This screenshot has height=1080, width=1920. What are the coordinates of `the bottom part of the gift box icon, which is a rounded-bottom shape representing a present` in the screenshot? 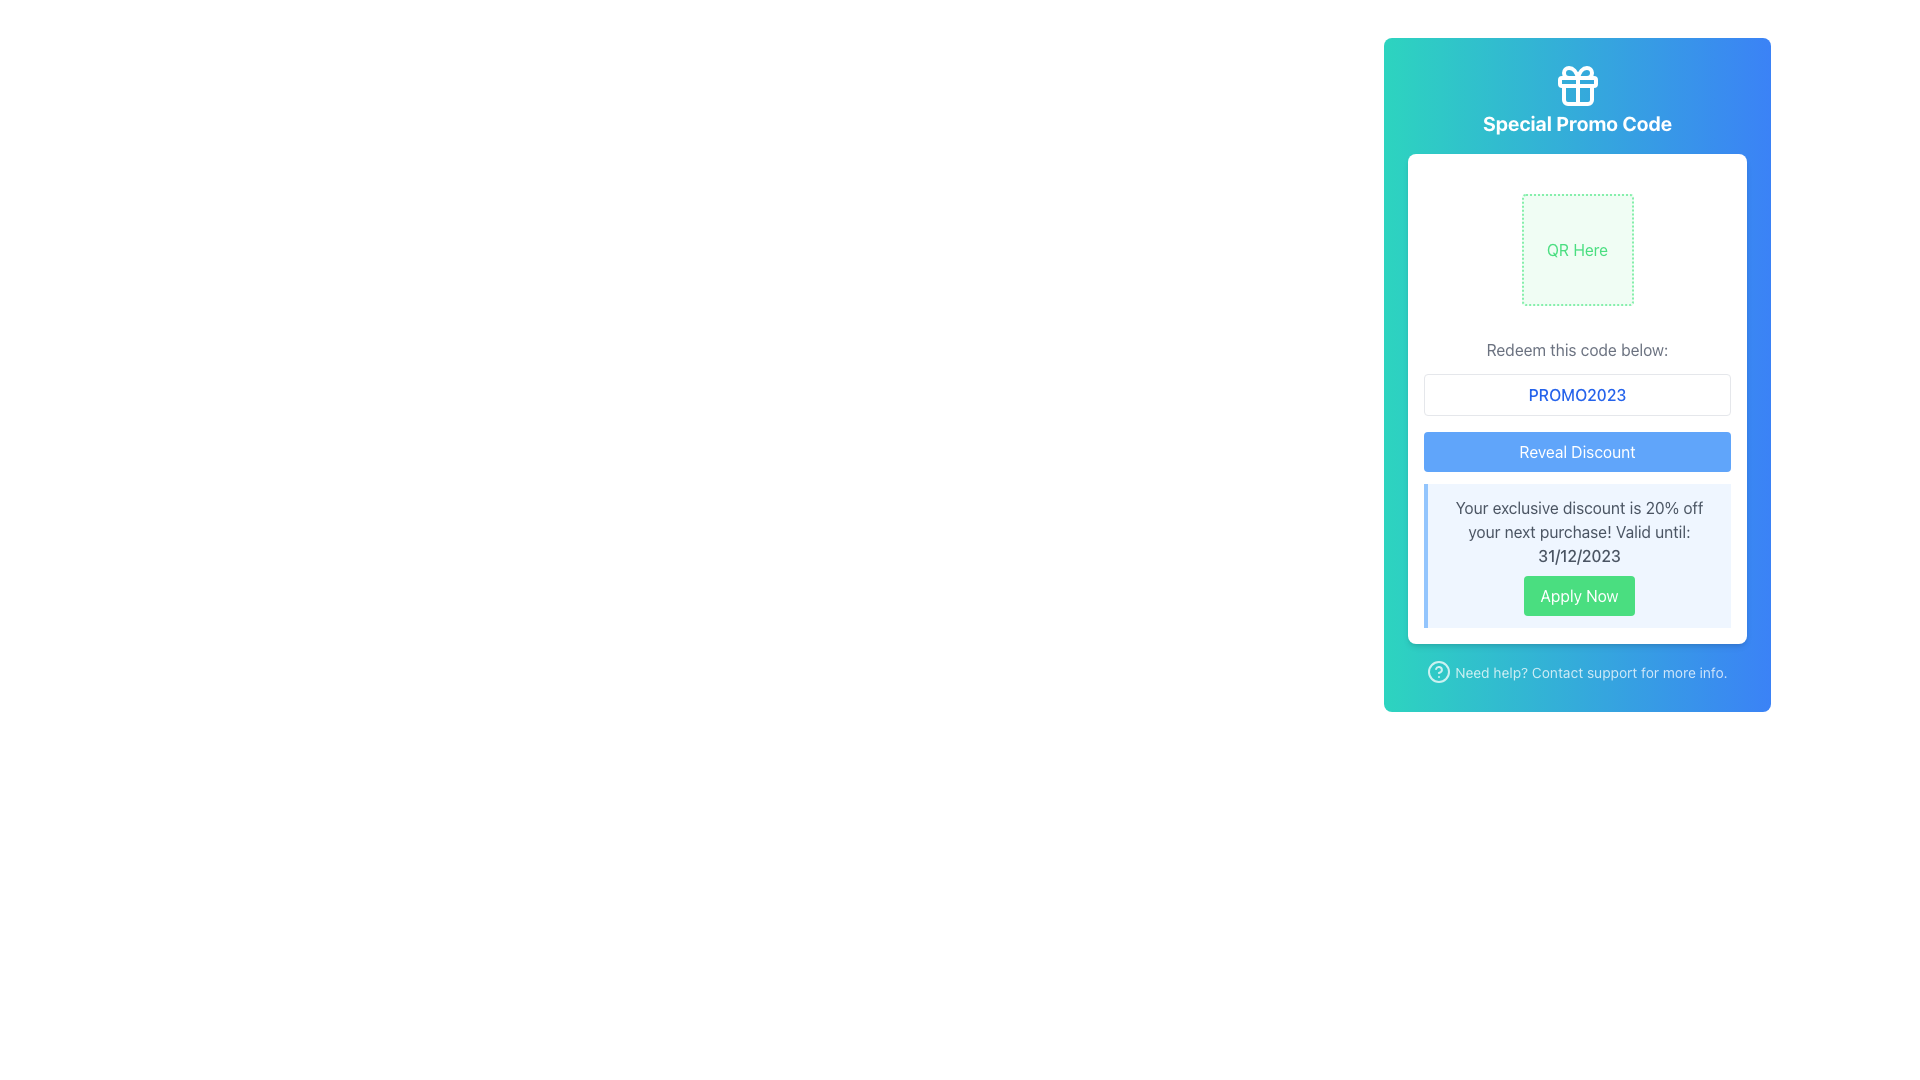 It's located at (1576, 95).